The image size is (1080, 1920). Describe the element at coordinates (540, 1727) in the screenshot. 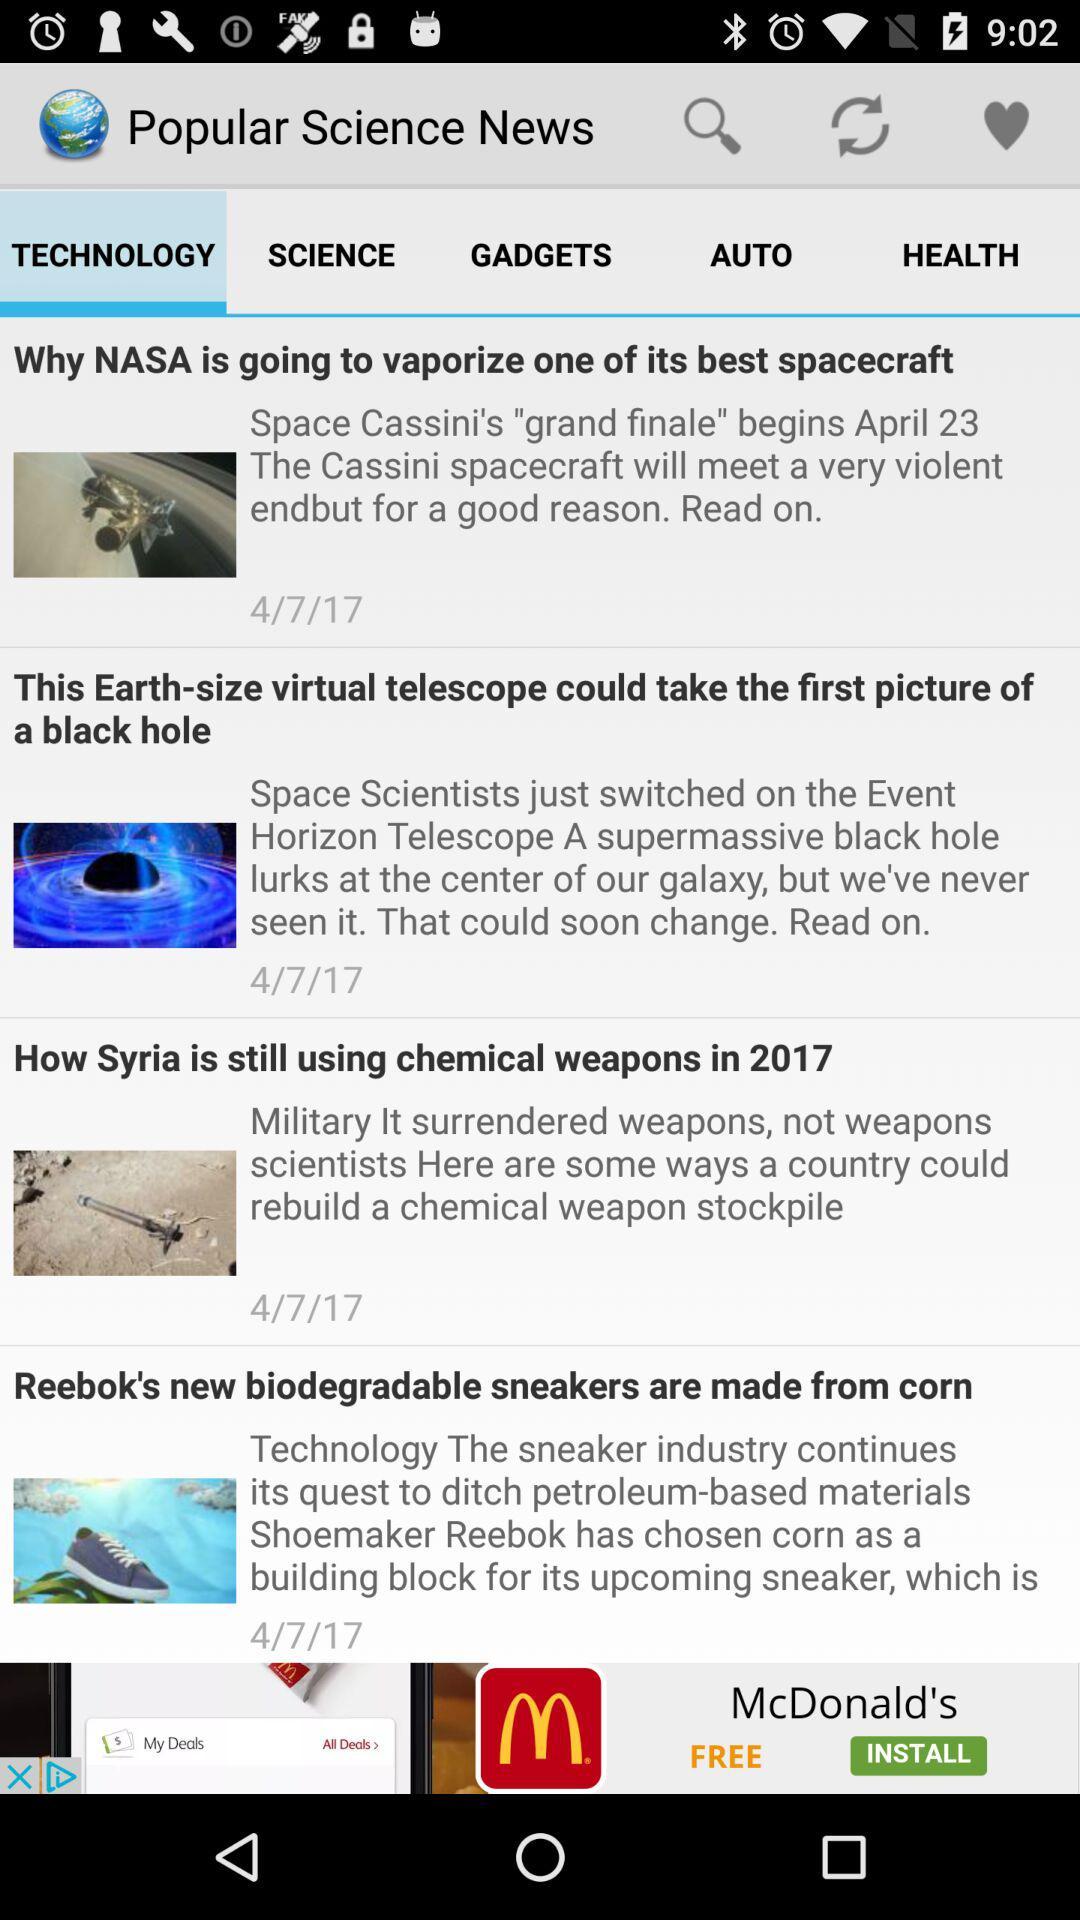

I see `the picture` at that location.